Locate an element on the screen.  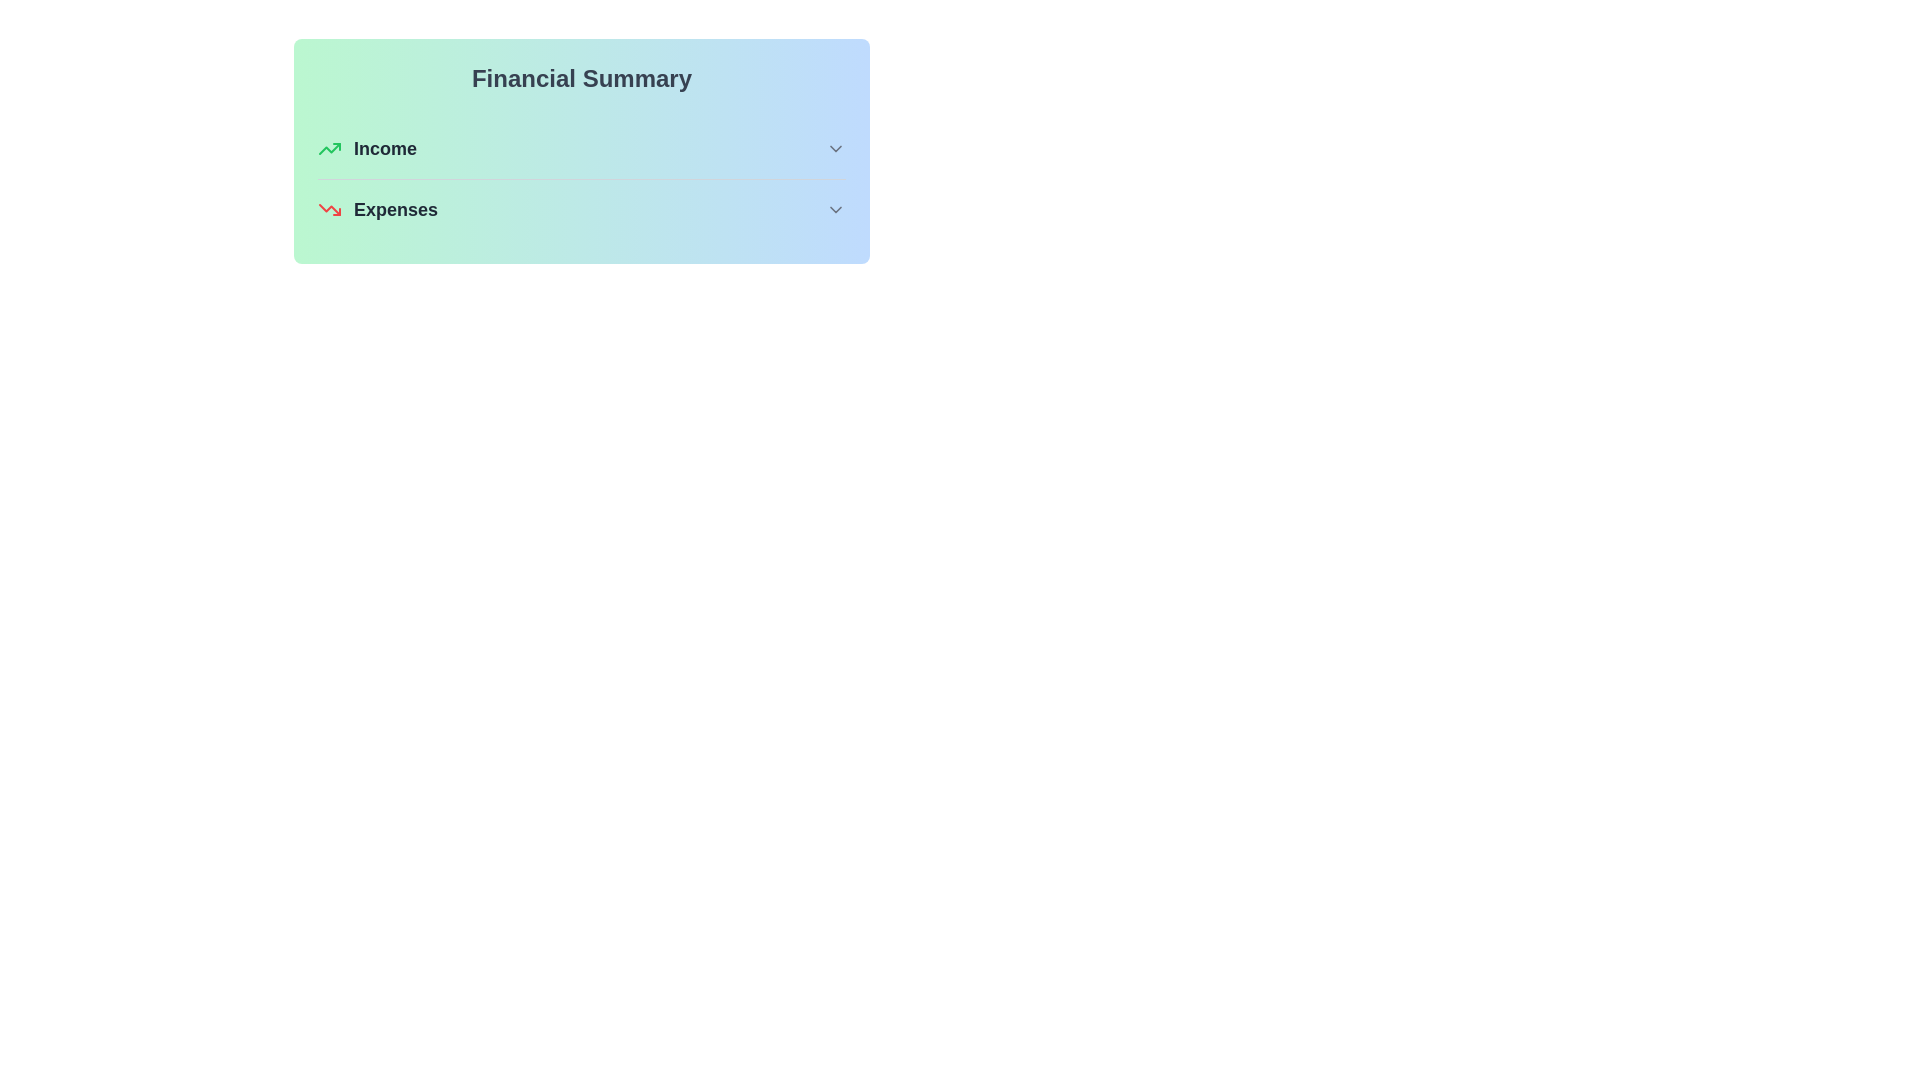
the upward trend icon located in the top-left region of the 'Financial Summary' section, adjacent to the text 'Income' is located at coordinates (330, 148).